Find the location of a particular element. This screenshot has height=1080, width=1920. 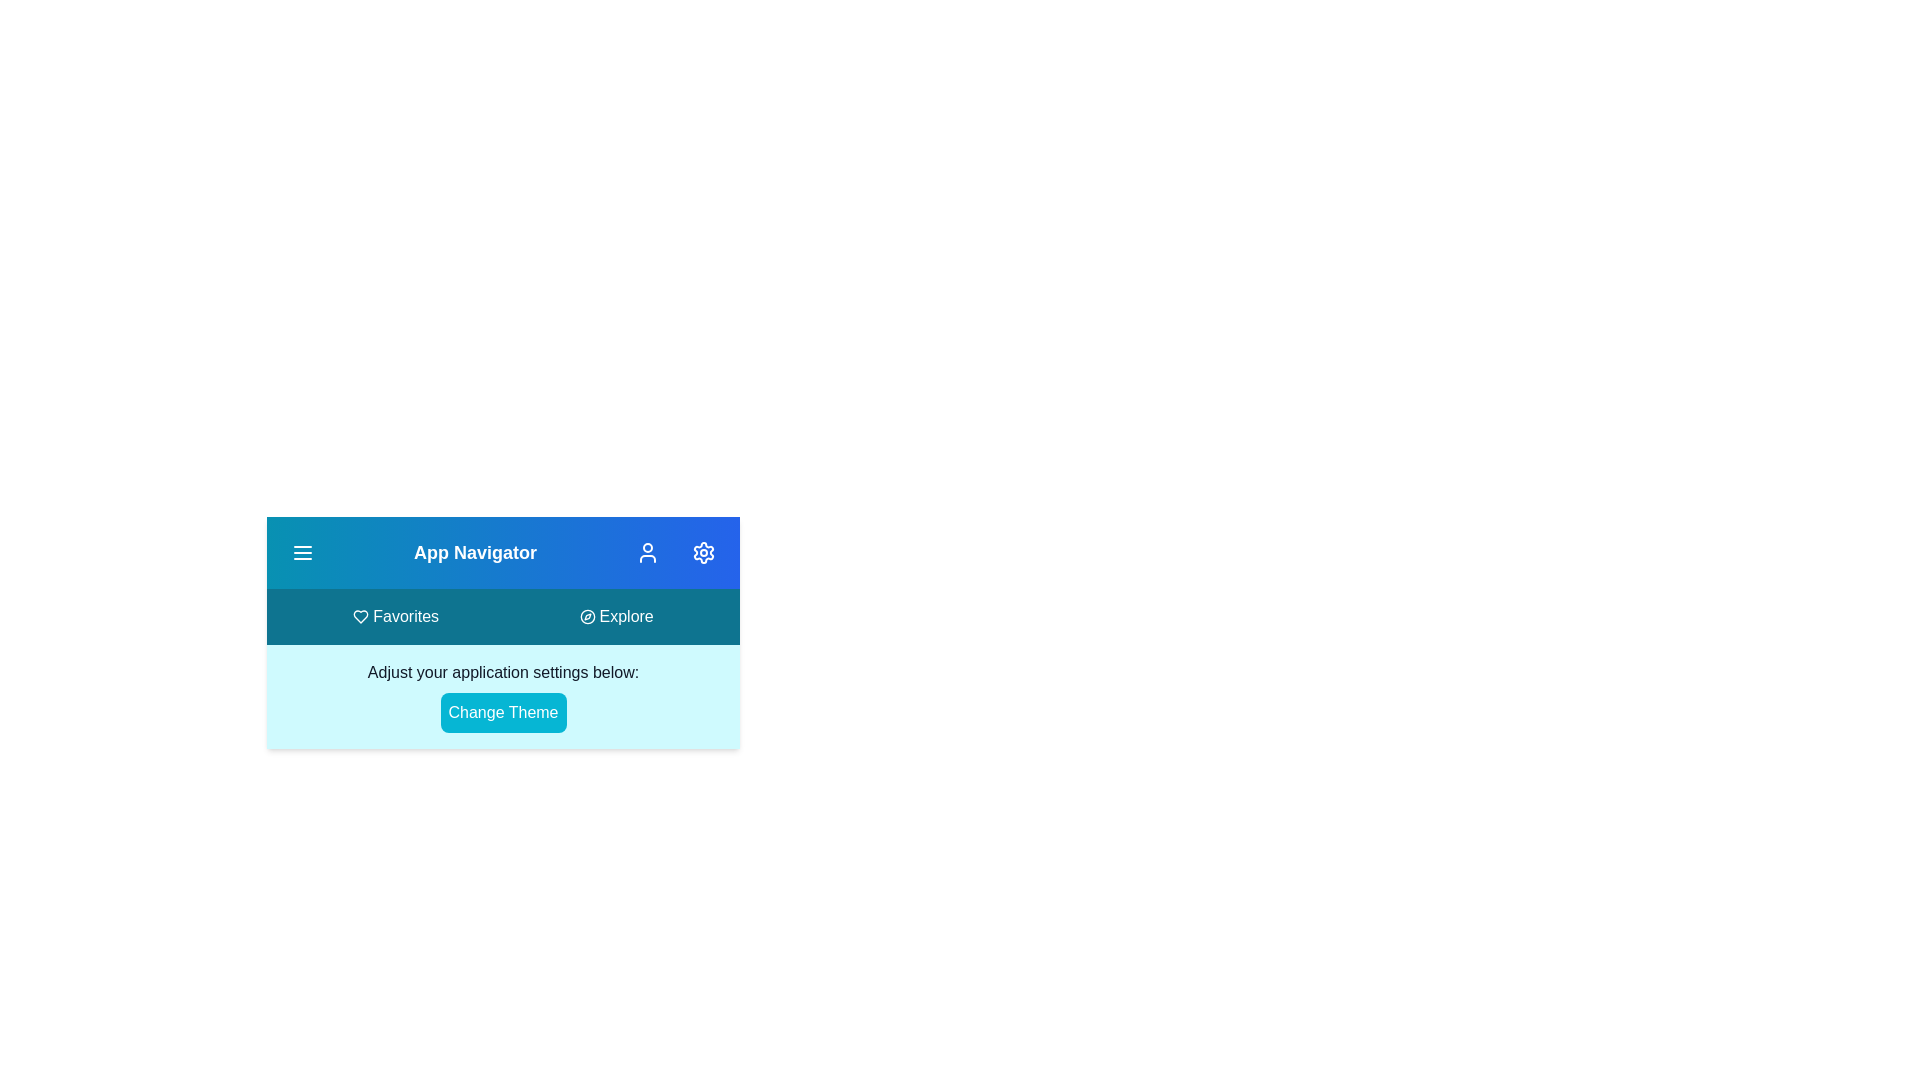

the teal-colored heart-shaped icon located in the top-left navigation bar near the 'Favorites' text is located at coordinates (361, 616).